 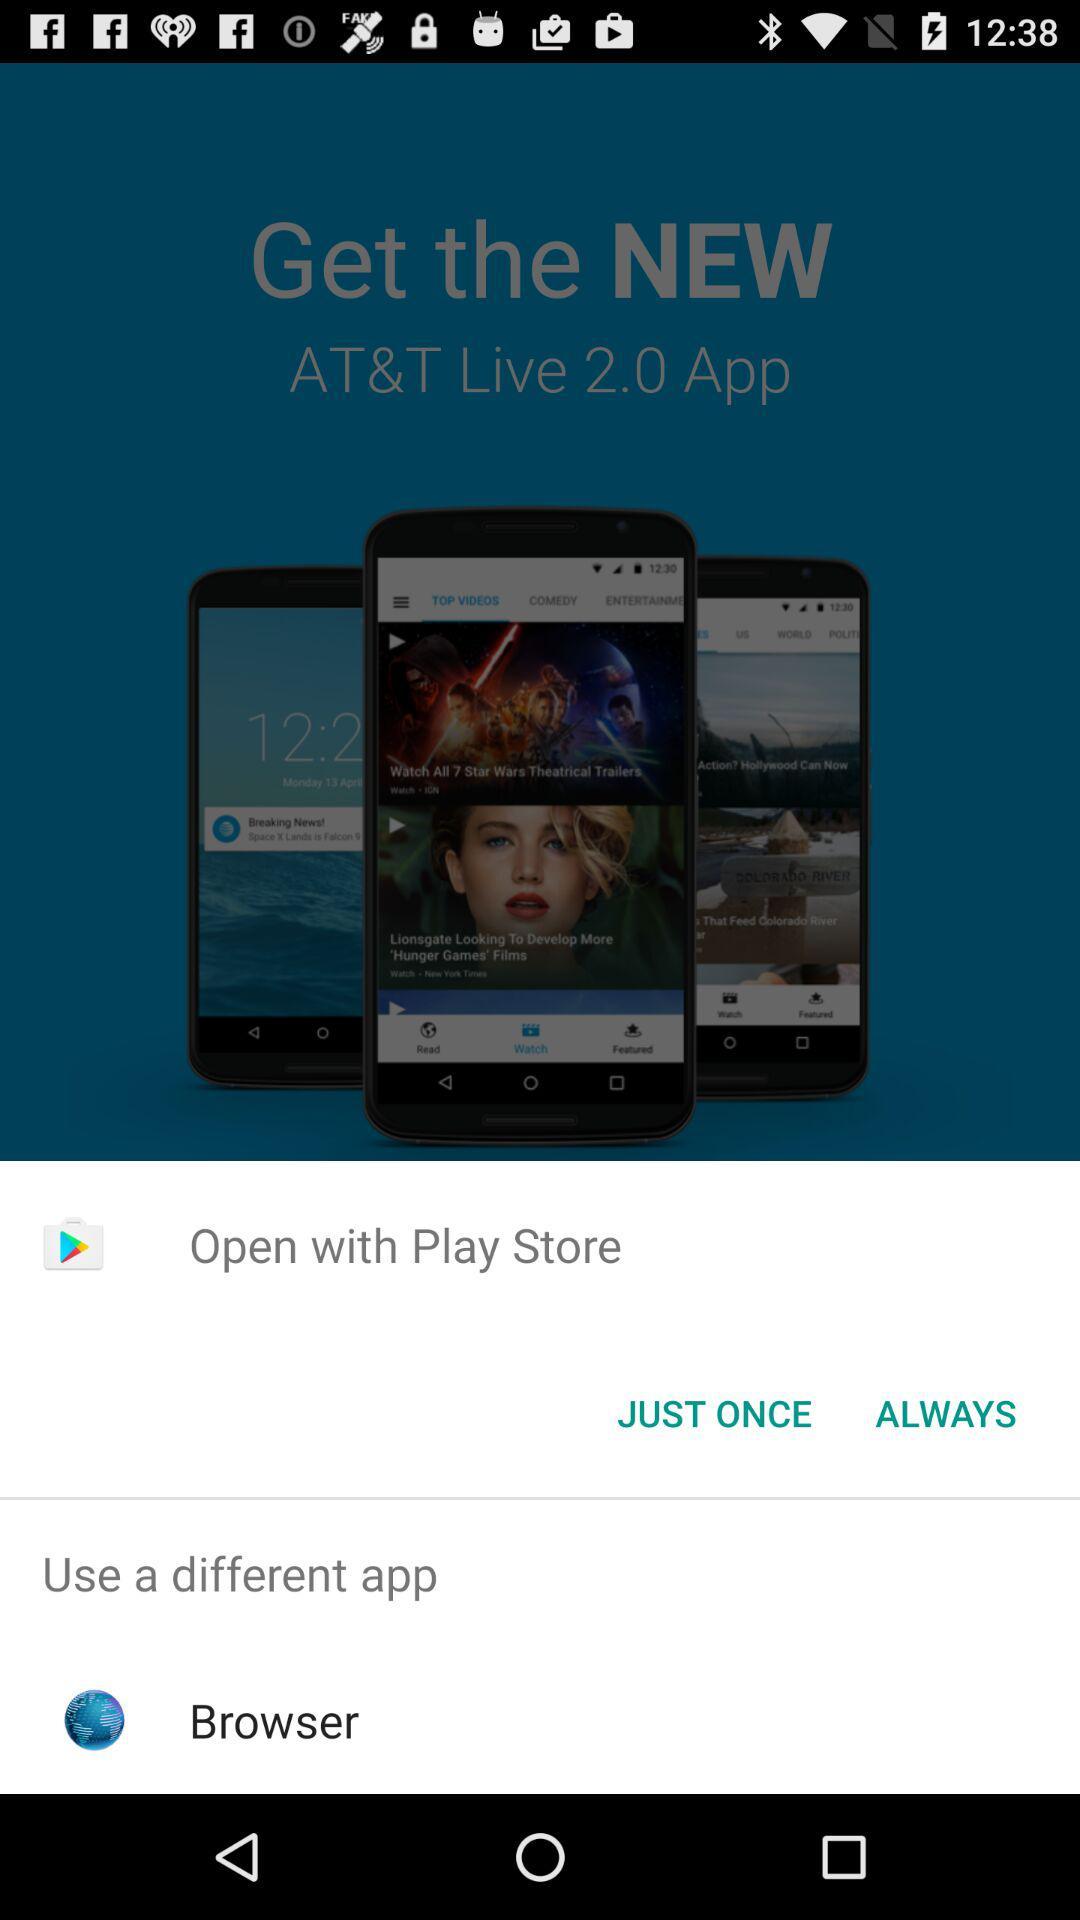 I want to click on app below the open with play item, so click(x=945, y=1411).